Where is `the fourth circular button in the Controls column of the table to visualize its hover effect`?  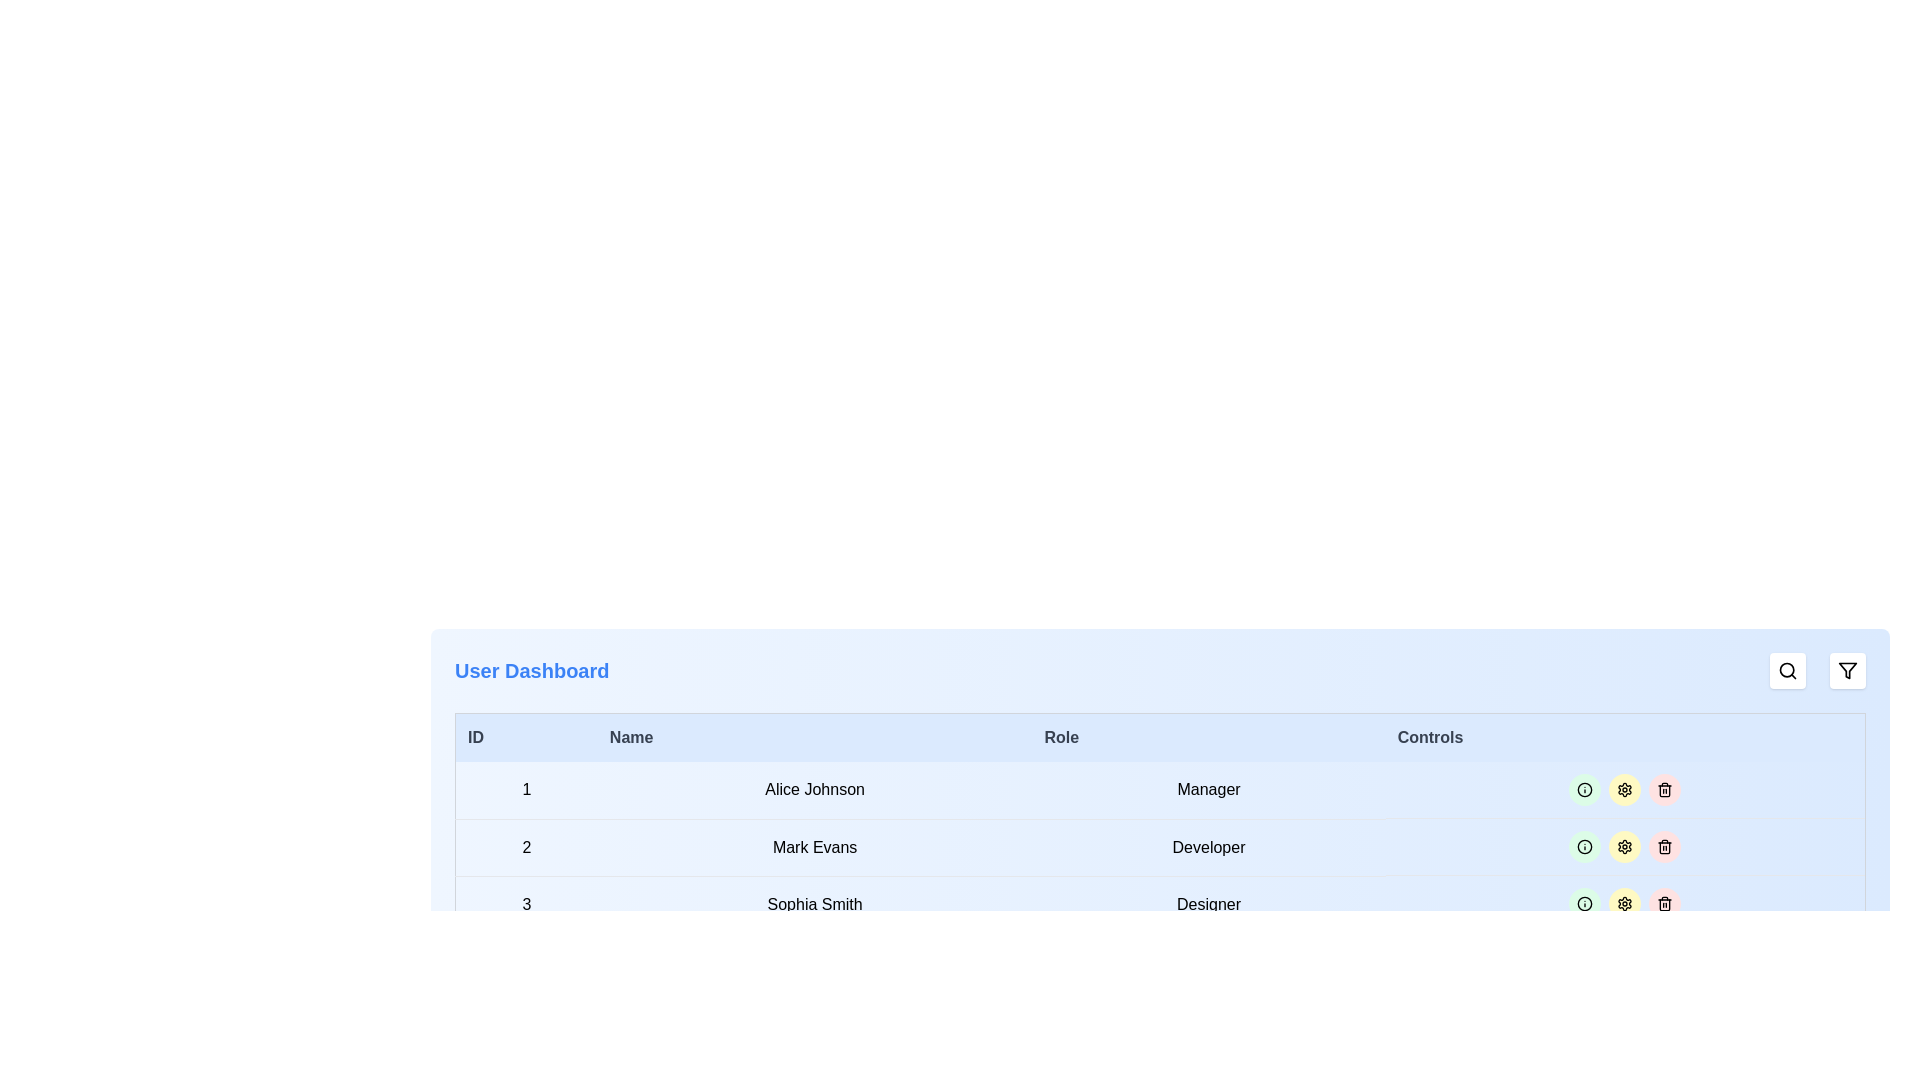
the fourth circular button in the Controls column of the table to visualize its hover effect is located at coordinates (1665, 903).